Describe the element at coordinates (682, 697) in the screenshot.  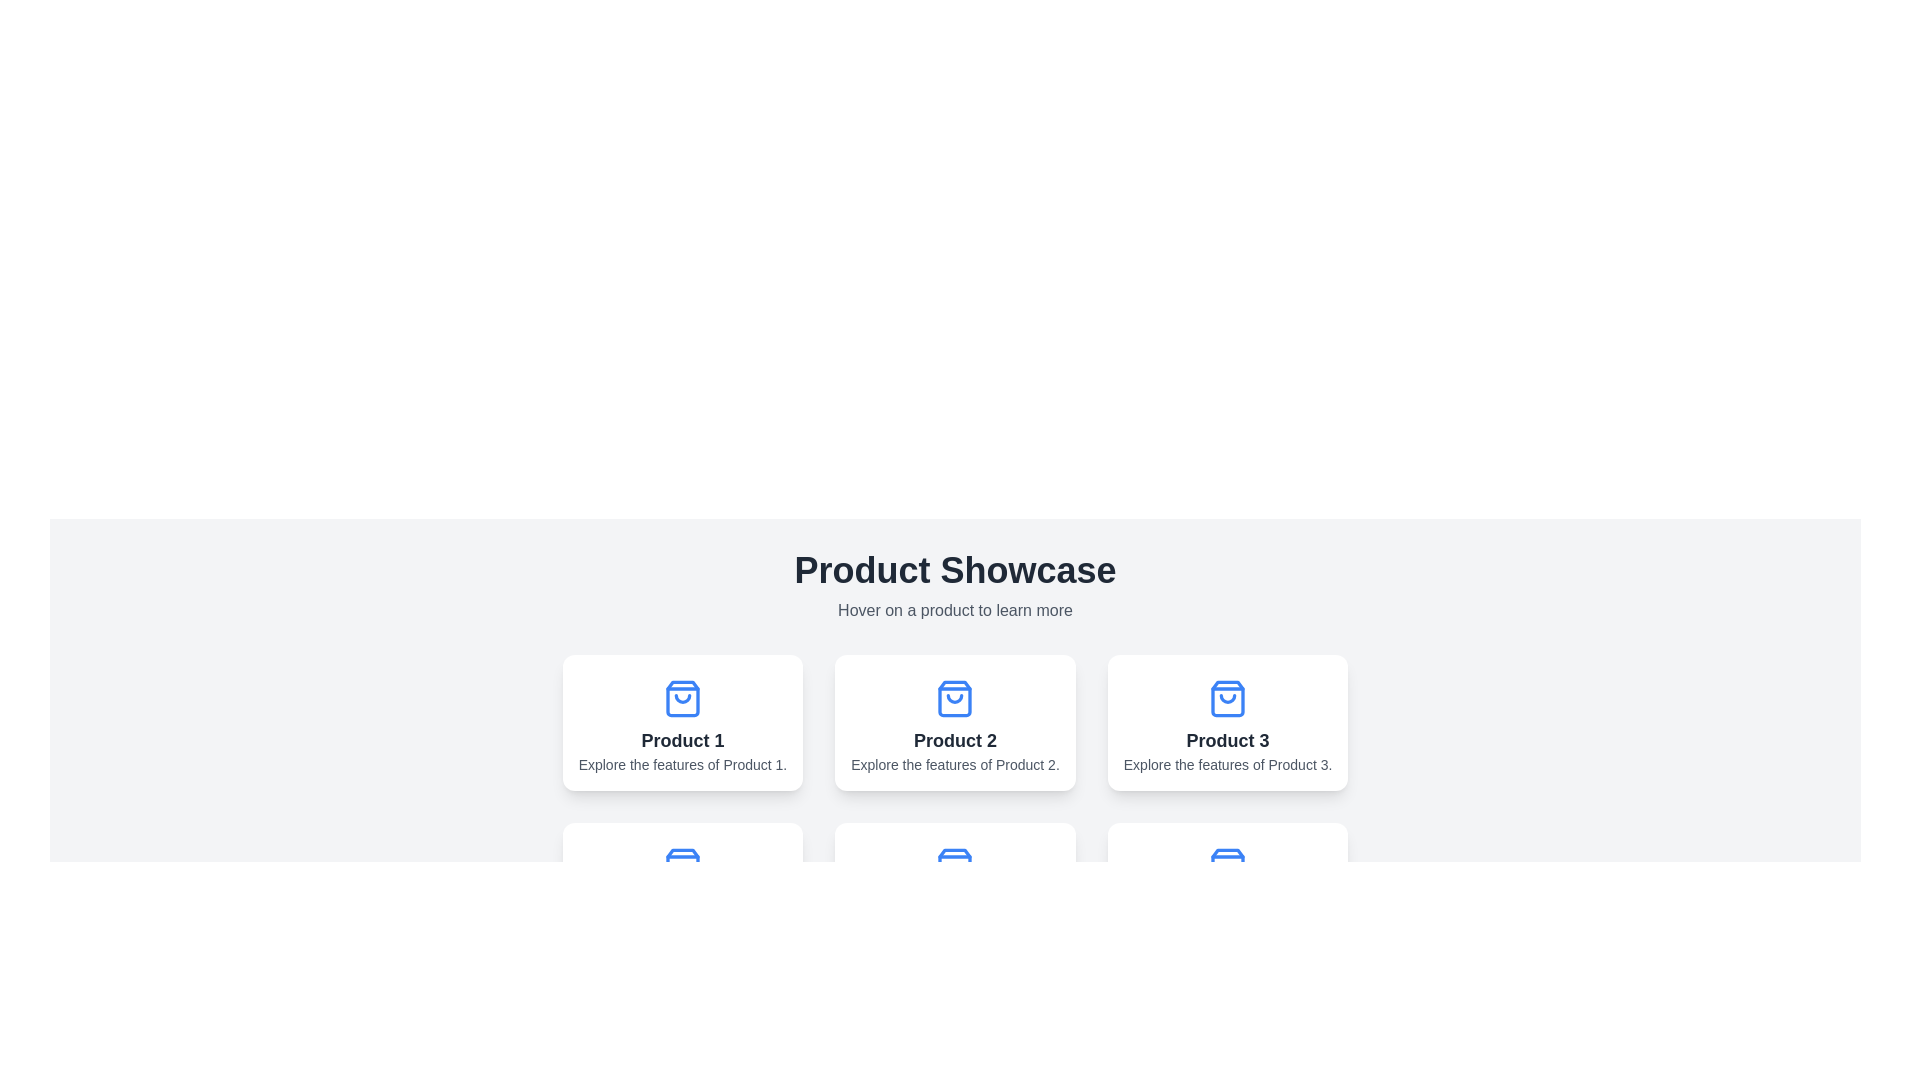
I see `the shopping bag icon located at the center of the 'Product 1' card` at that location.